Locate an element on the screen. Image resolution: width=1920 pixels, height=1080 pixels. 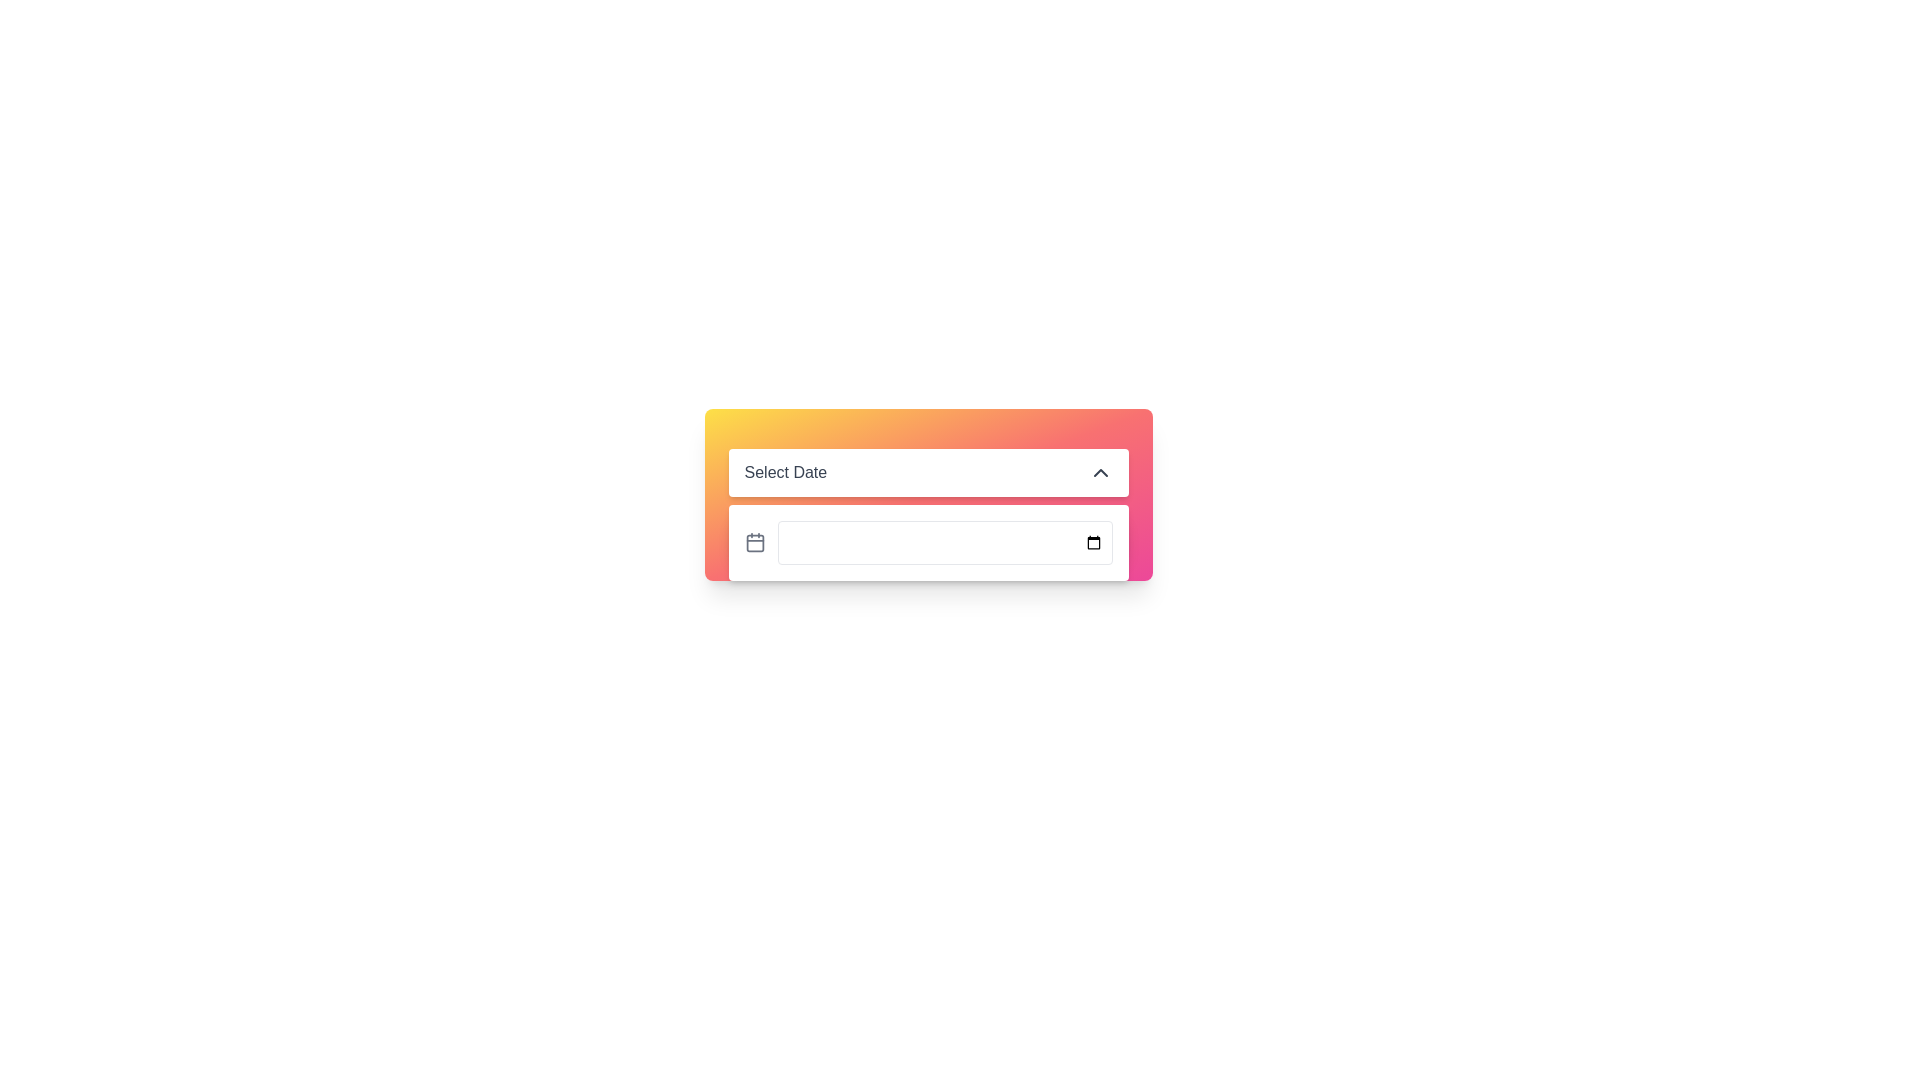
the Date Picker Input Field located below the 'Select Date' top bar is located at coordinates (927, 543).